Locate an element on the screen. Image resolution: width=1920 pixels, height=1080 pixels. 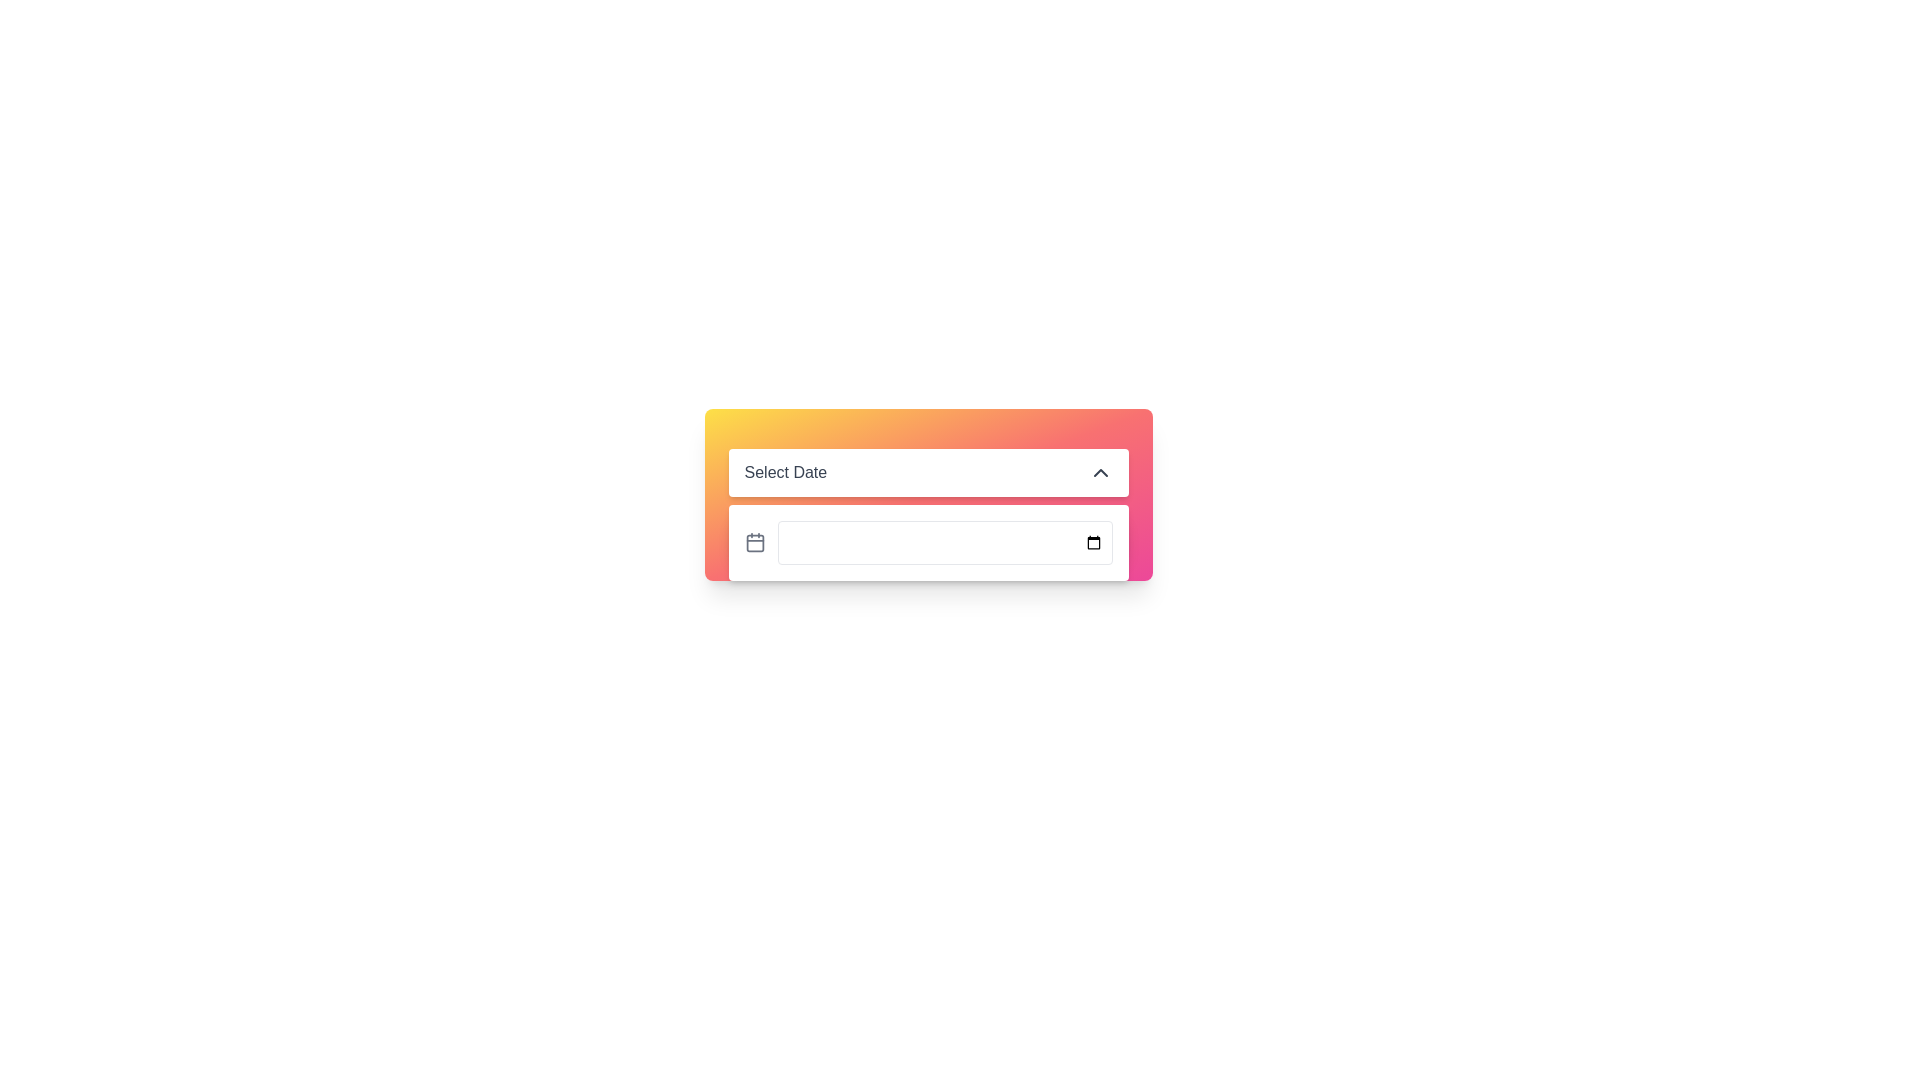
the Date Picker Input Field located below the 'Select Date' top bar is located at coordinates (927, 543).